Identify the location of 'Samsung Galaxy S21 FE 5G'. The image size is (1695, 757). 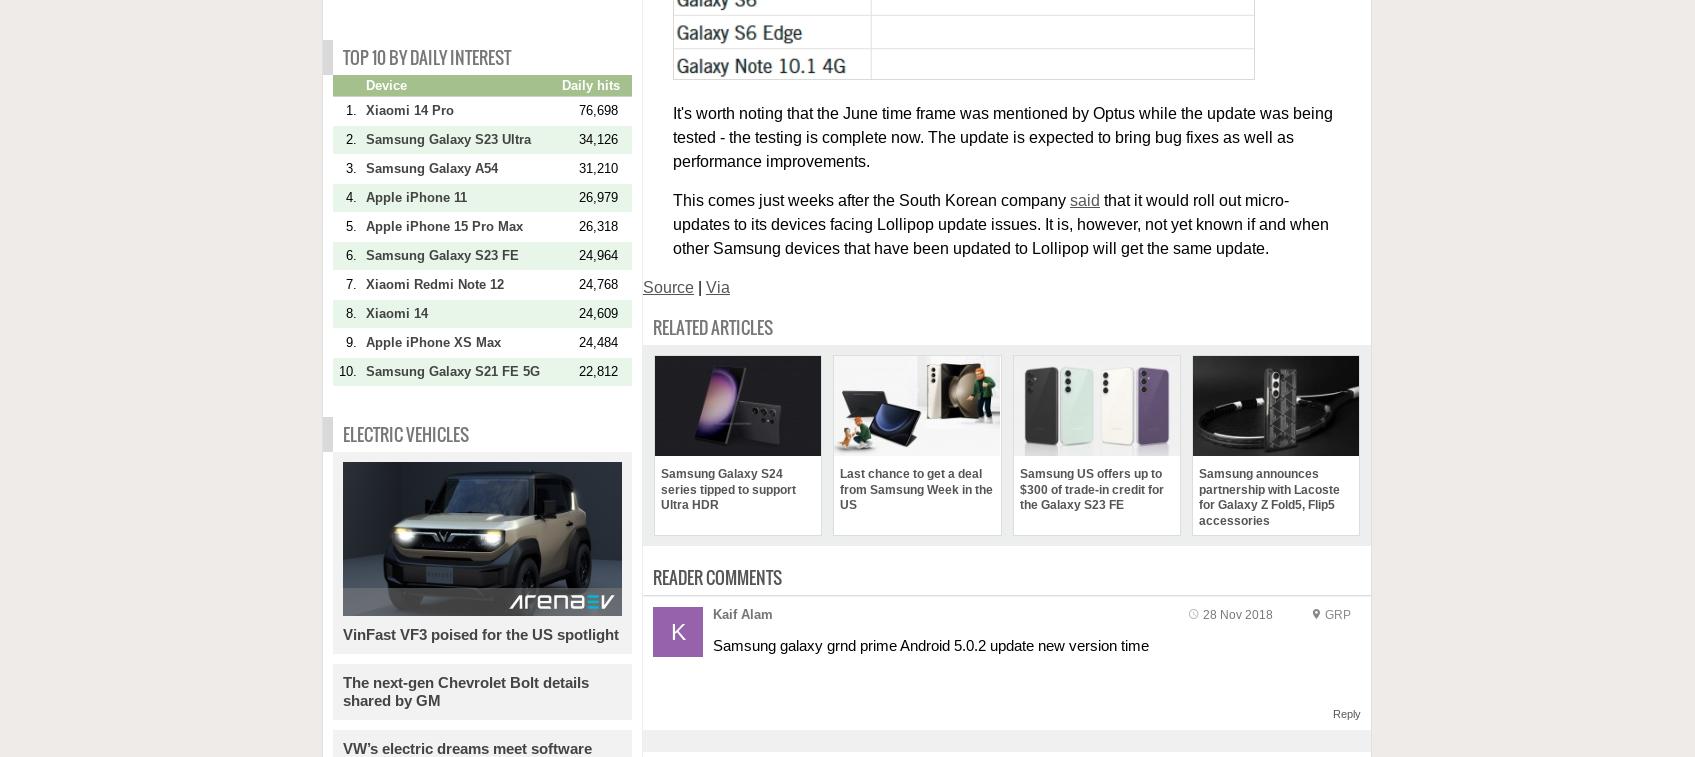
(452, 369).